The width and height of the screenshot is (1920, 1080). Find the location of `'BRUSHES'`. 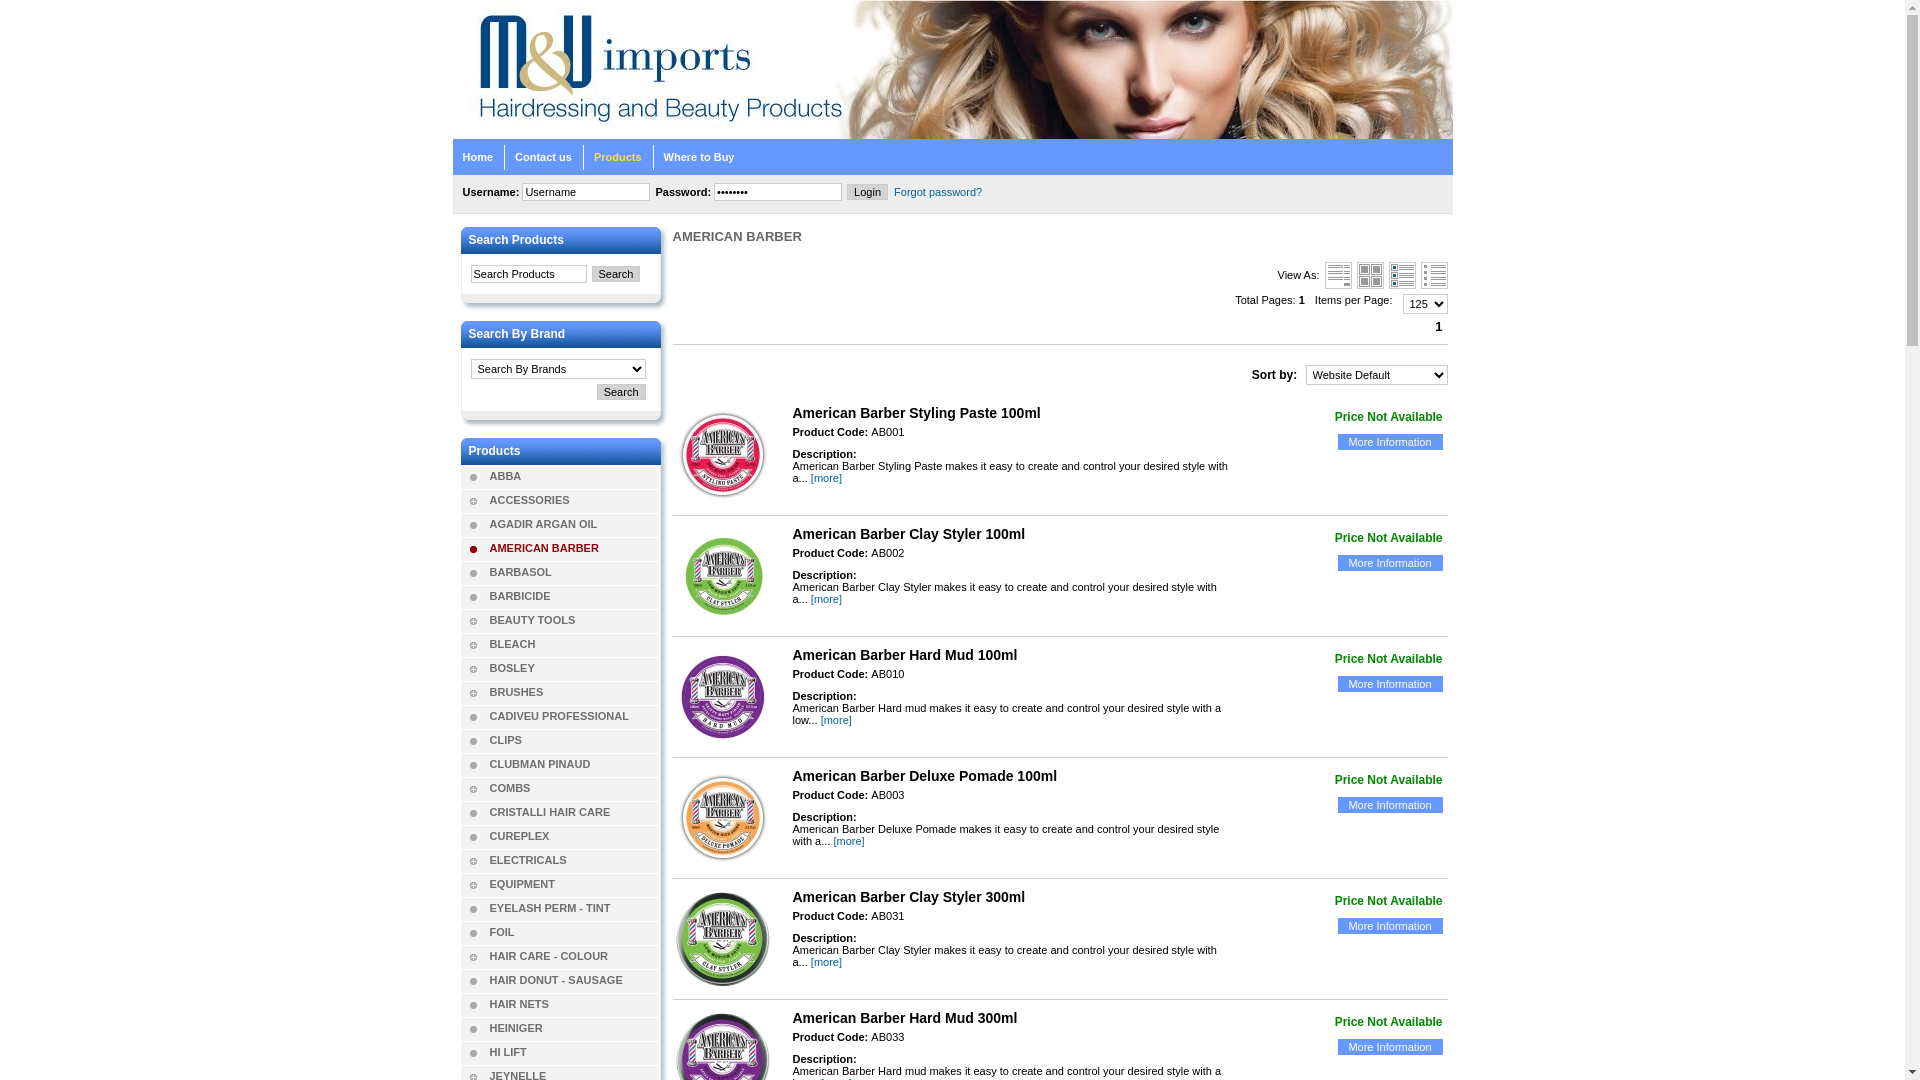

'BRUSHES' is located at coordinates (573, 690).